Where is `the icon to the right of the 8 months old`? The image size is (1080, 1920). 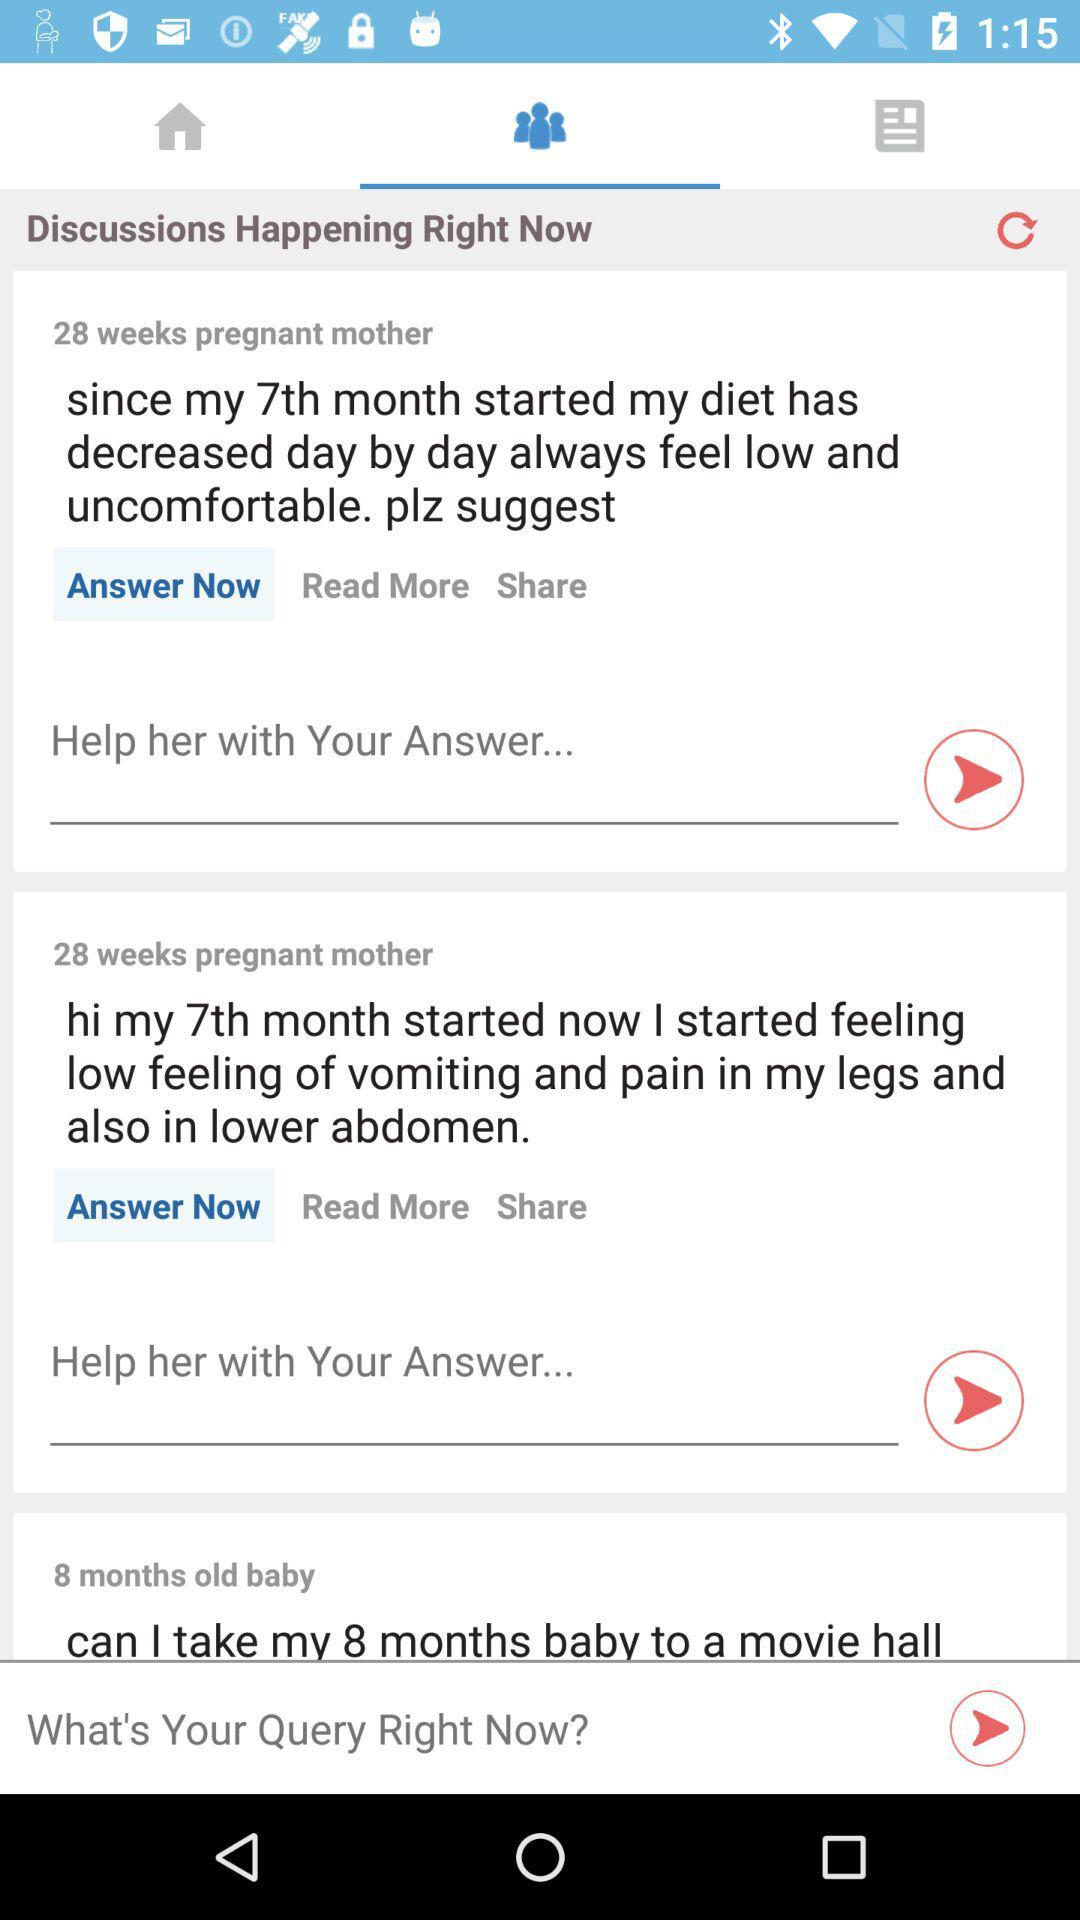 the icon to the right of the 8 months old is located at coordinates (683, 1551).